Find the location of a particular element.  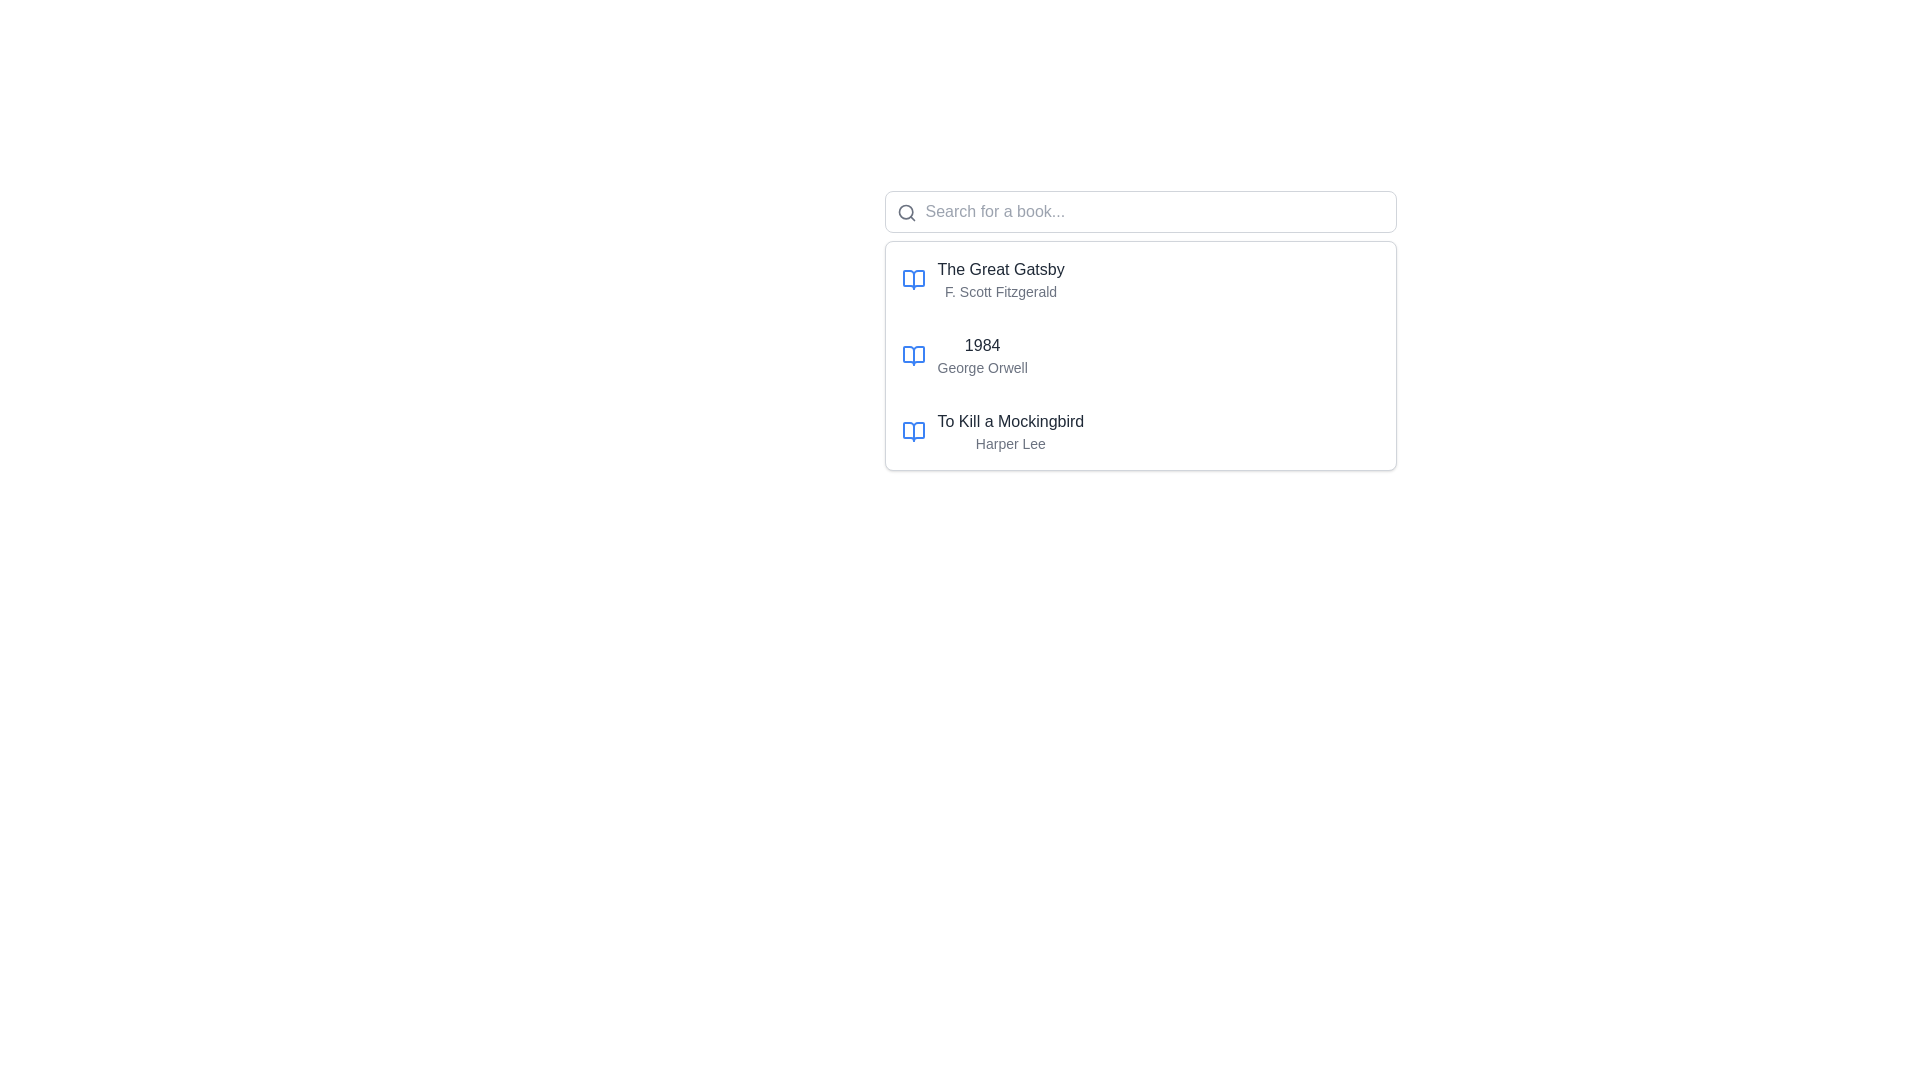

the text label displaying 'F. Scott Fitzgerald', which is located beneath the title 'The Great Gatsby' in the list is located at coordinates (1001, 292).